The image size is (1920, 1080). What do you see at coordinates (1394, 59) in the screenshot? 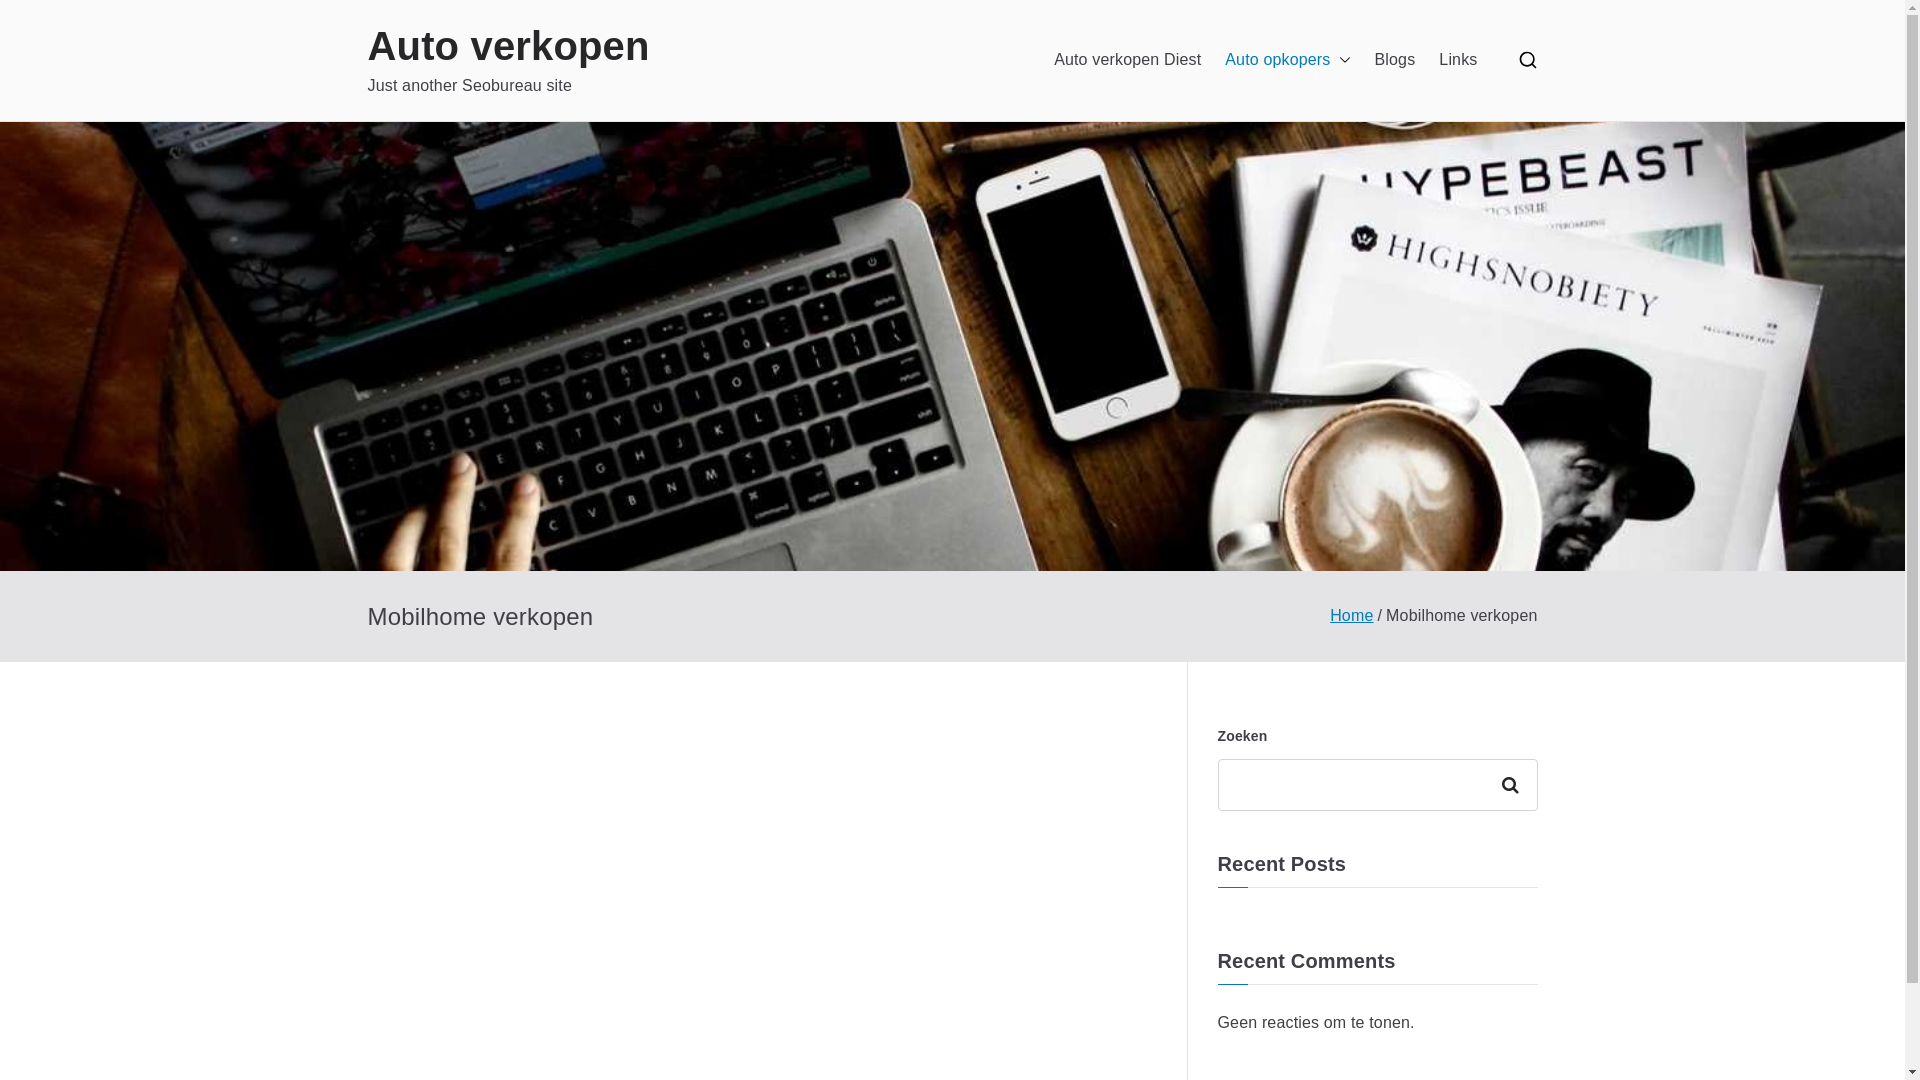
I see `'Blogs'` at bounding box center [1394, 59].